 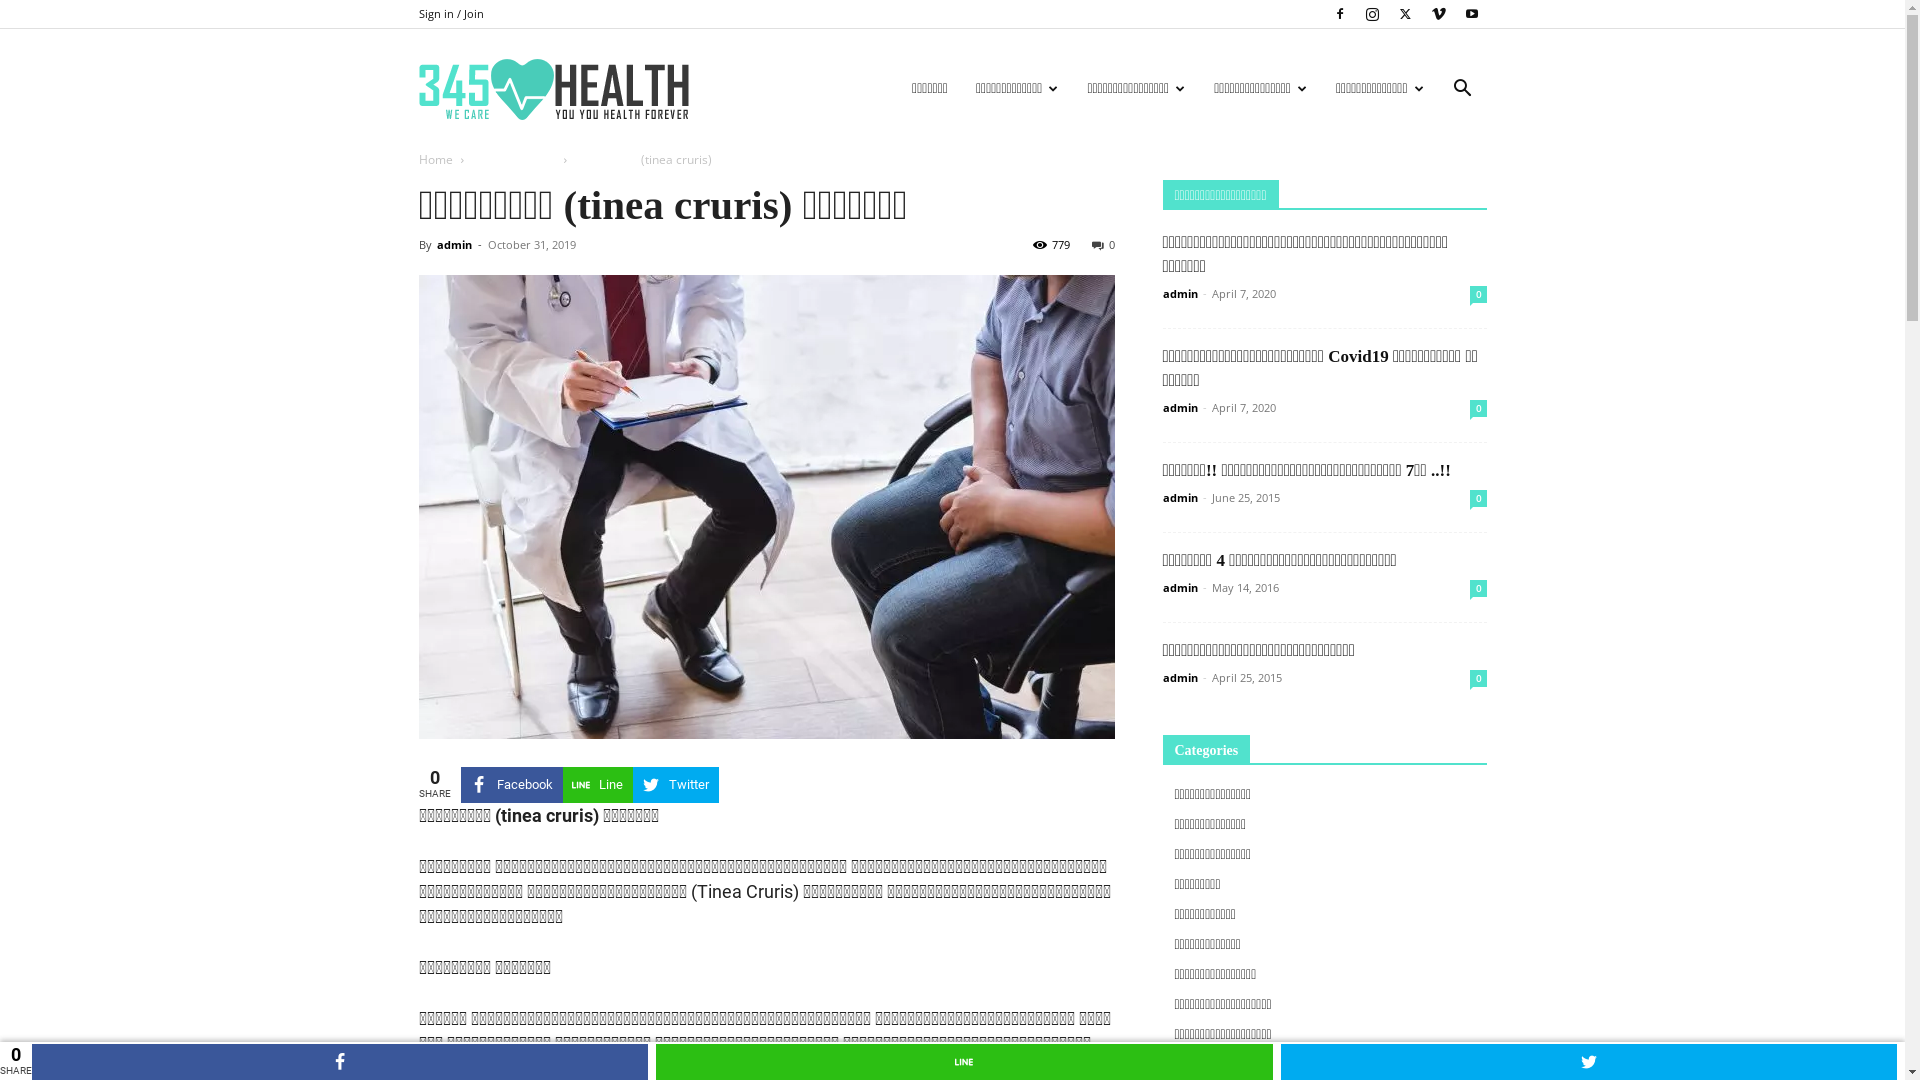 What do you see at coordinates (452, 243) in the screenshot?
I see `'admin'` at bounding box center [452, 243].